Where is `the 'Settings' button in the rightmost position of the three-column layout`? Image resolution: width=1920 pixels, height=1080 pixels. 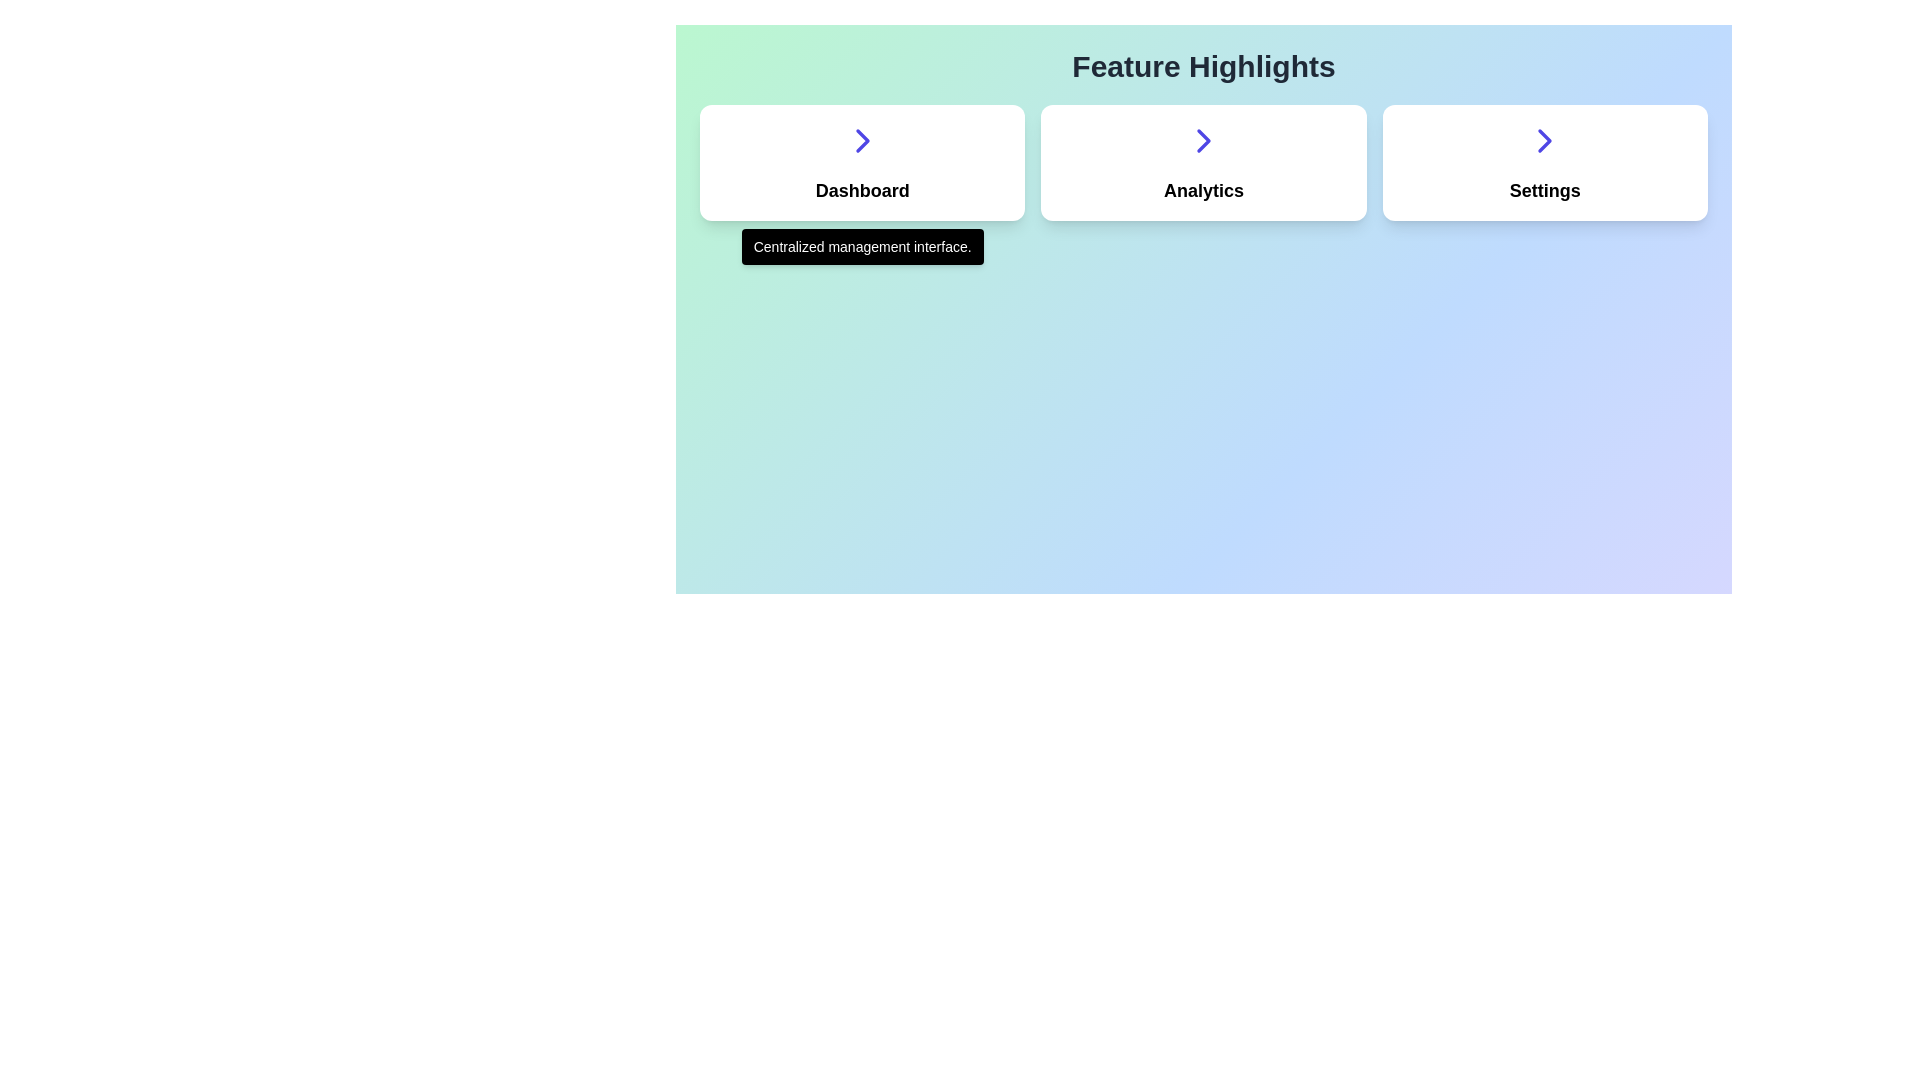
the 'Settings' button in the rightmost position of the three-column layout is located at coordinates (1544, 161).